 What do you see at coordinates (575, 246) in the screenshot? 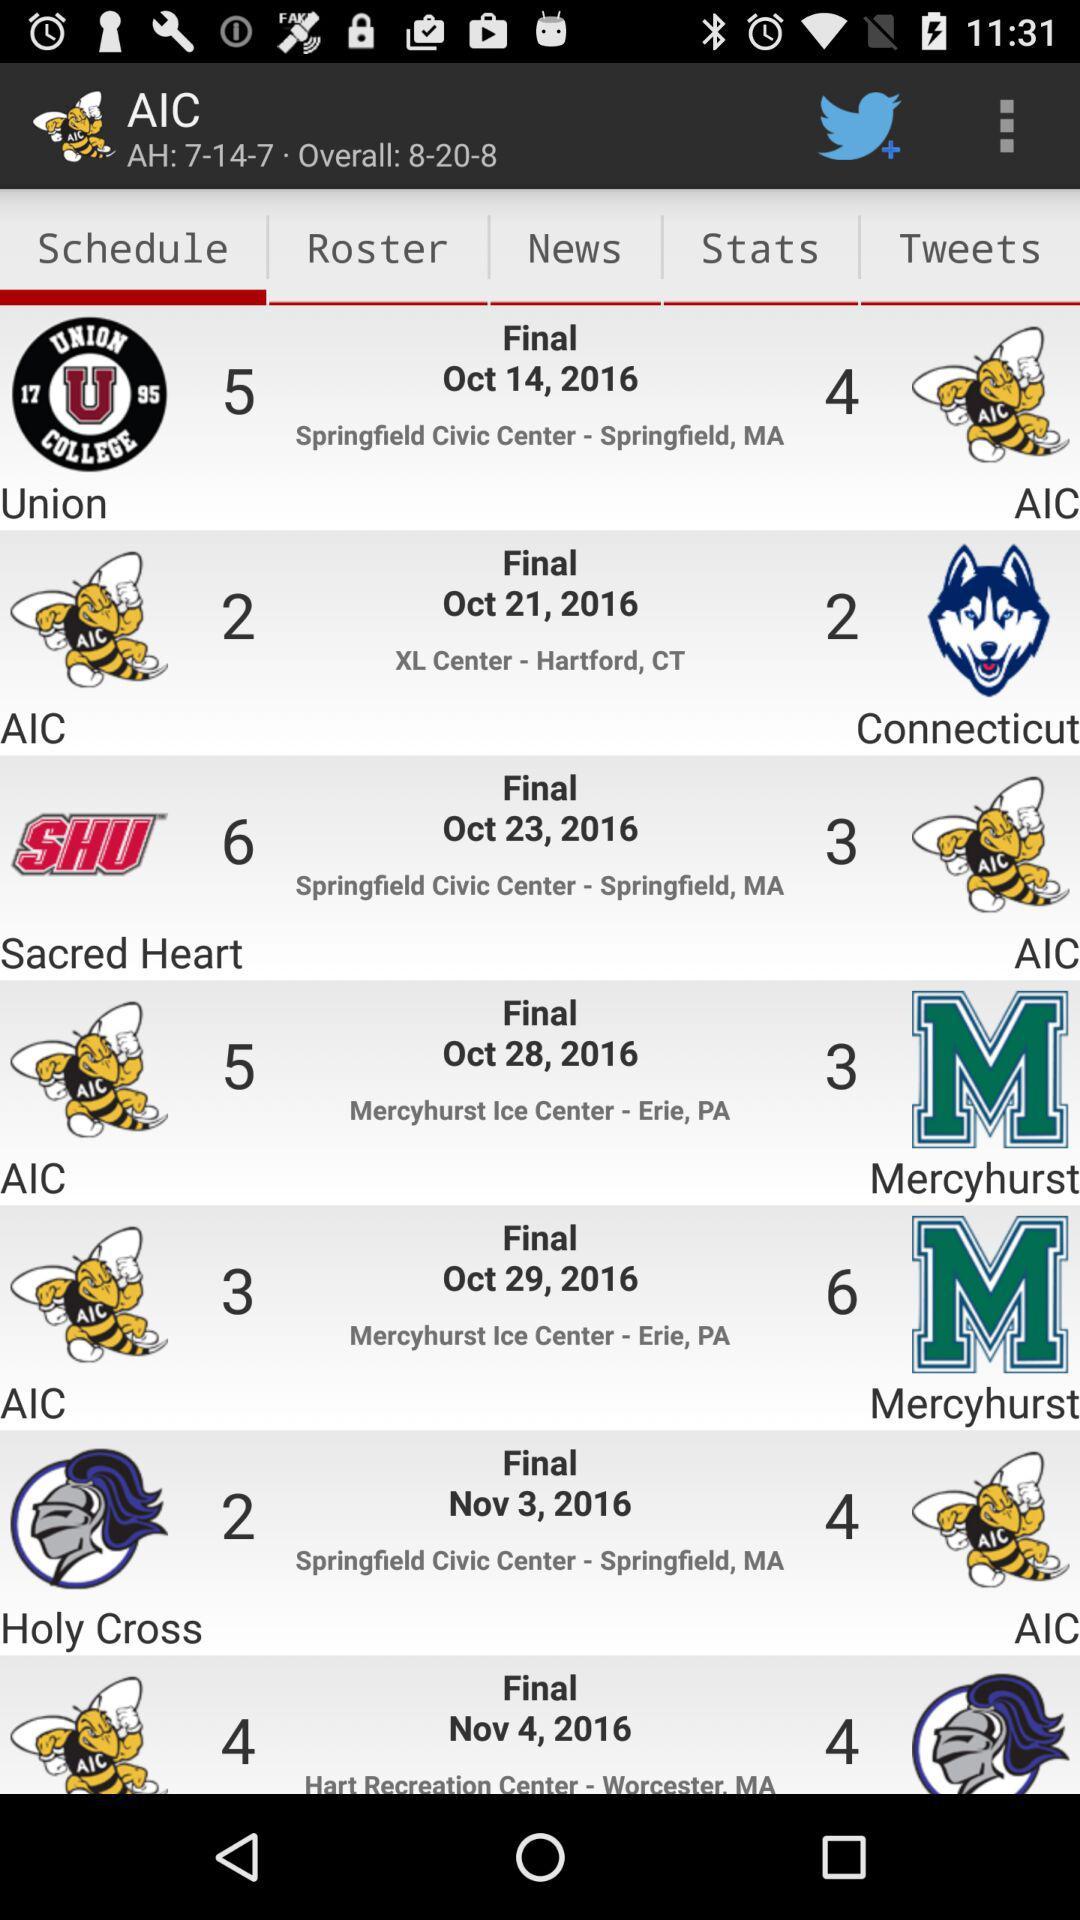
I see `news item` at bounding box center [575, 246].